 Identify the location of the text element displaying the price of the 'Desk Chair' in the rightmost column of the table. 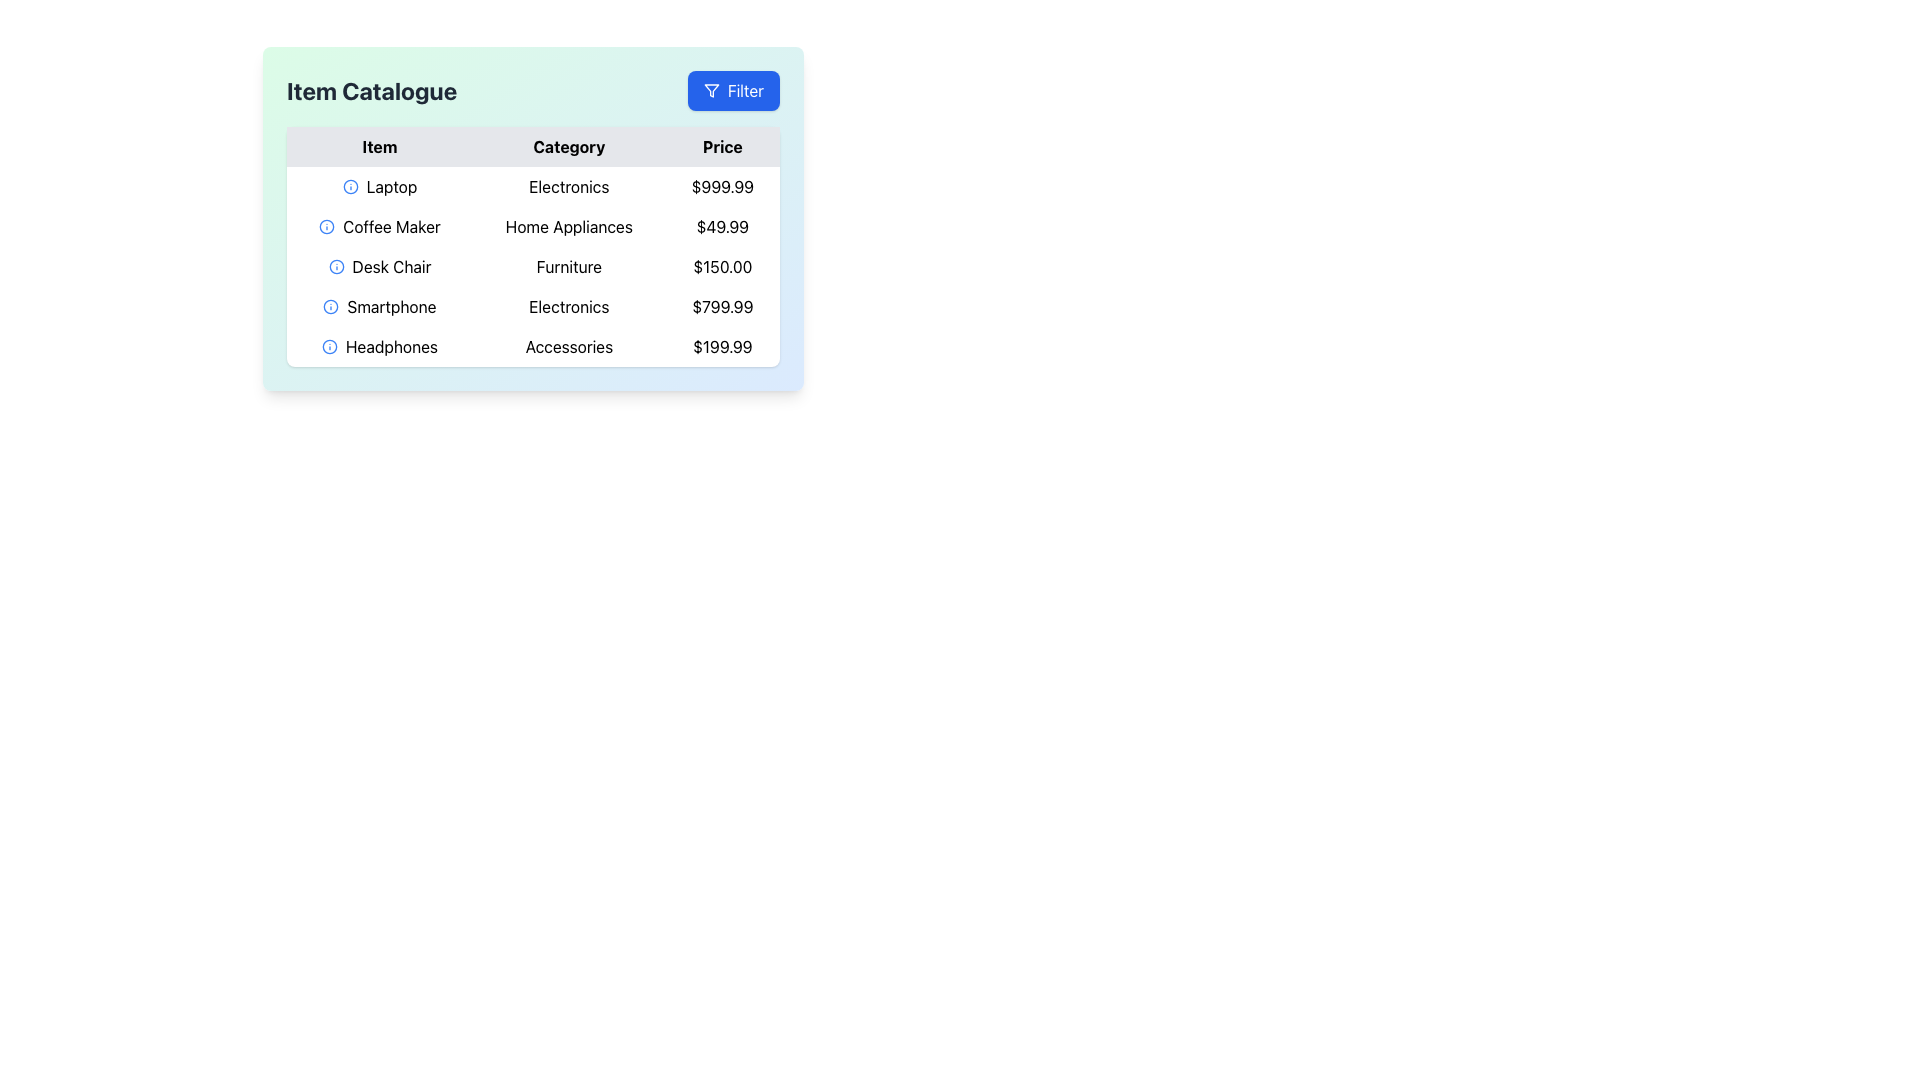
(721, 265).